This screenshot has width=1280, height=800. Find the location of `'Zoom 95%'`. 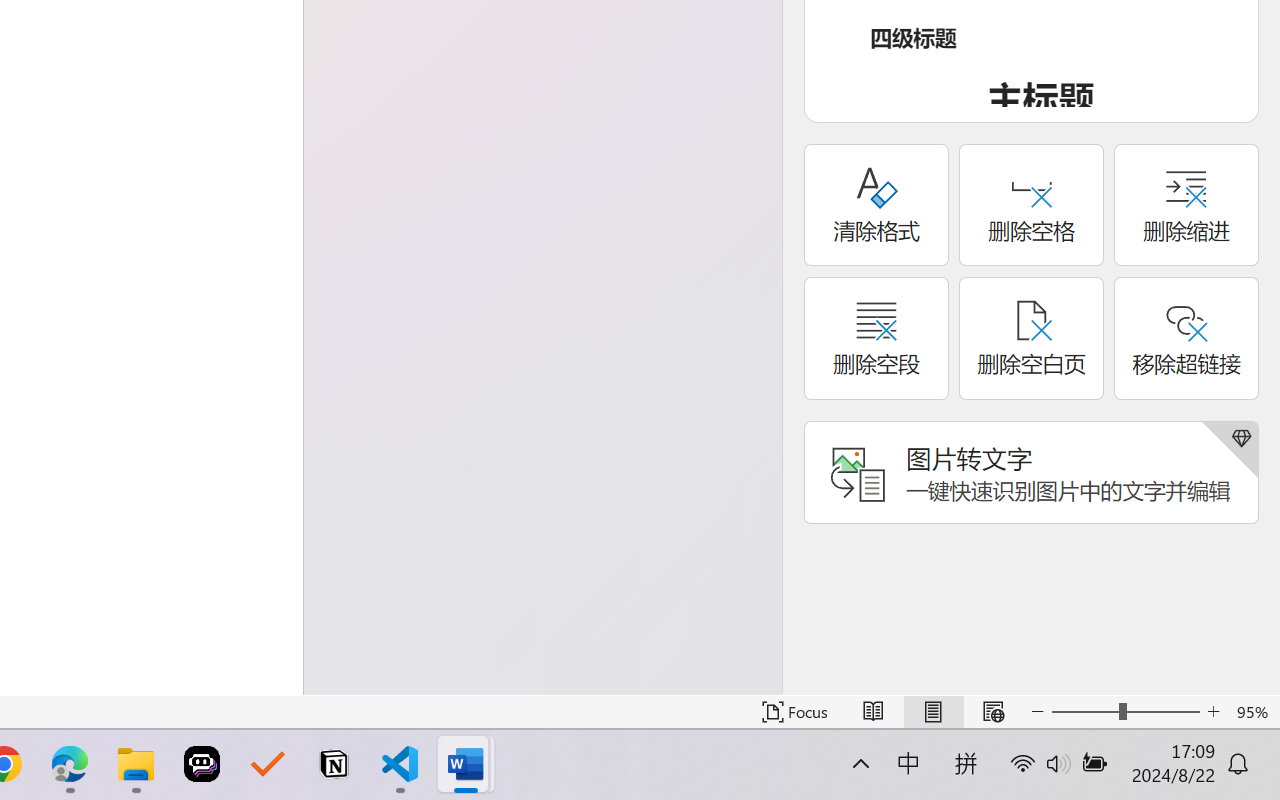

'Zoom 95%' is located at coordinates (1252, 711).